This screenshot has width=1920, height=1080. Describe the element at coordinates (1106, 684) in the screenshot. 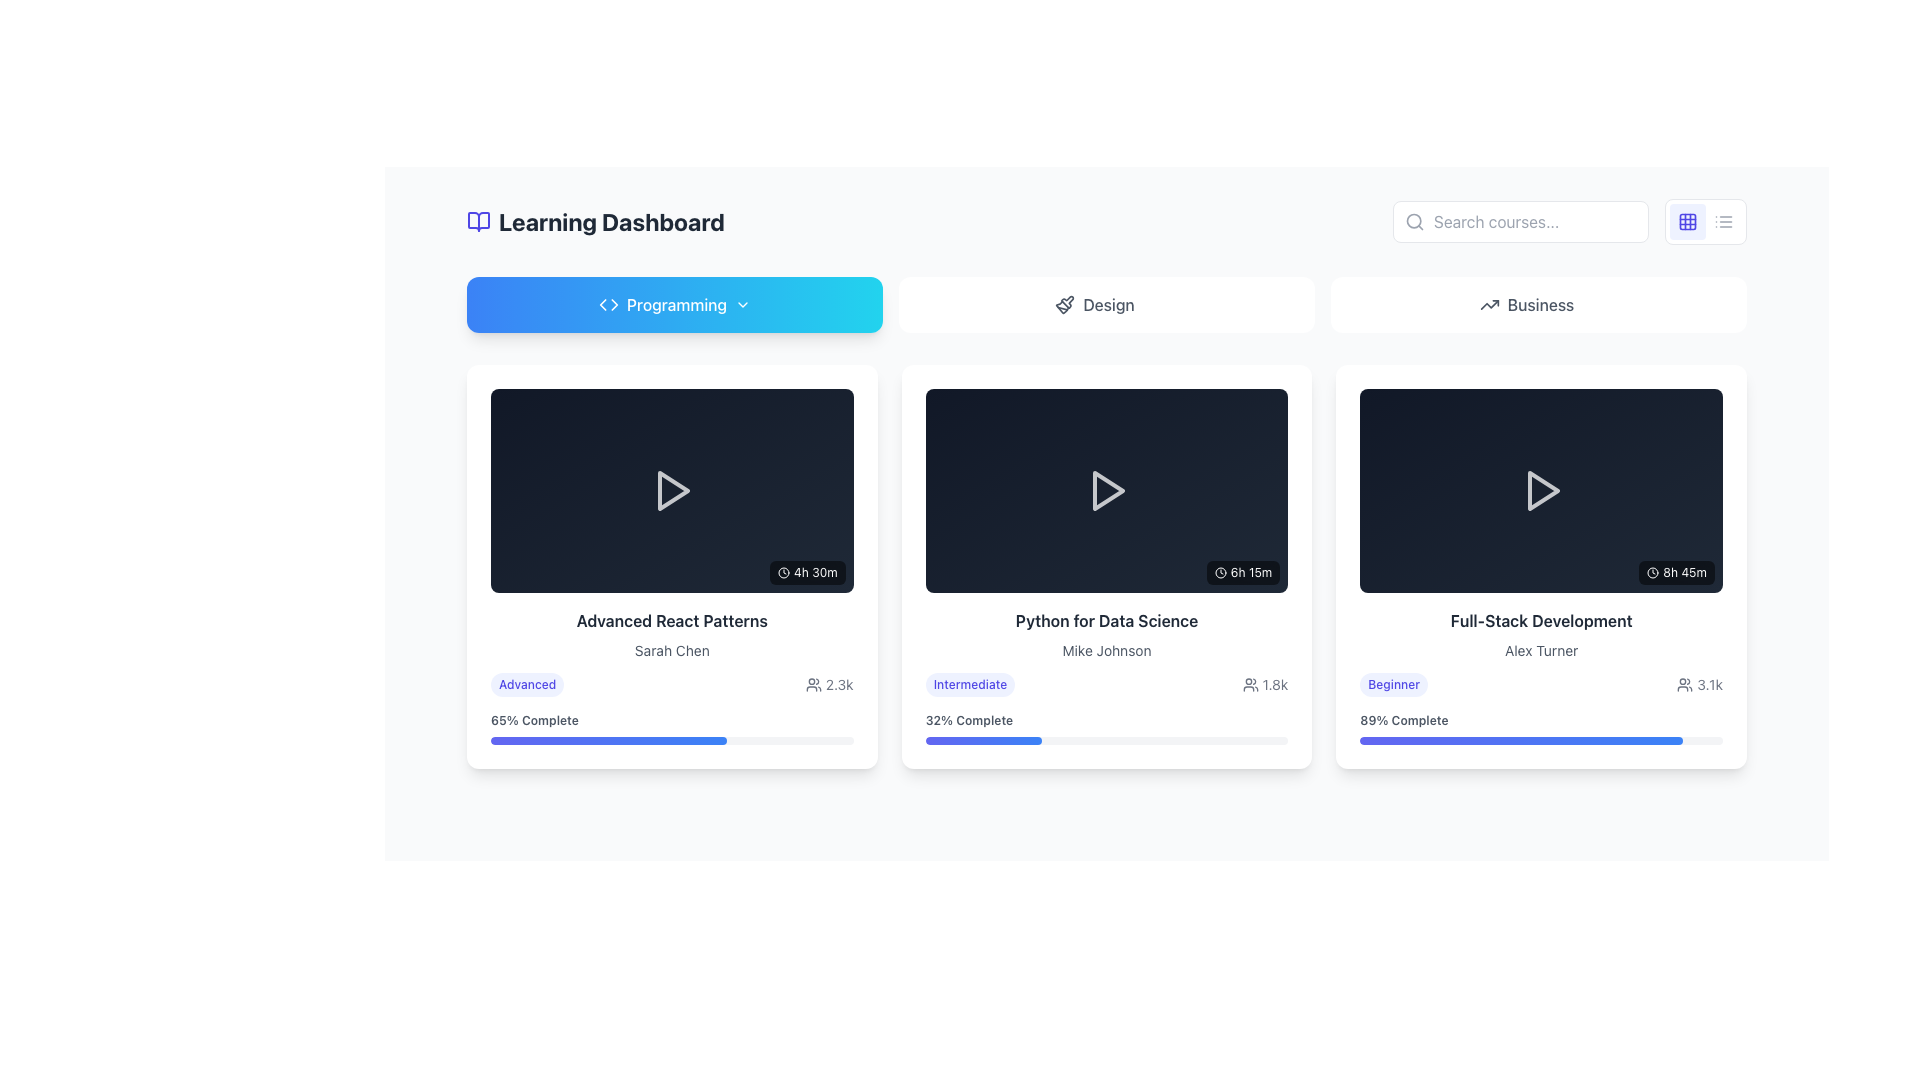

I see `the label 'Intermediate' along with the accompanying text '1.8k' and the user icon to understand the course details for 'Python for Data Science'` at that location.